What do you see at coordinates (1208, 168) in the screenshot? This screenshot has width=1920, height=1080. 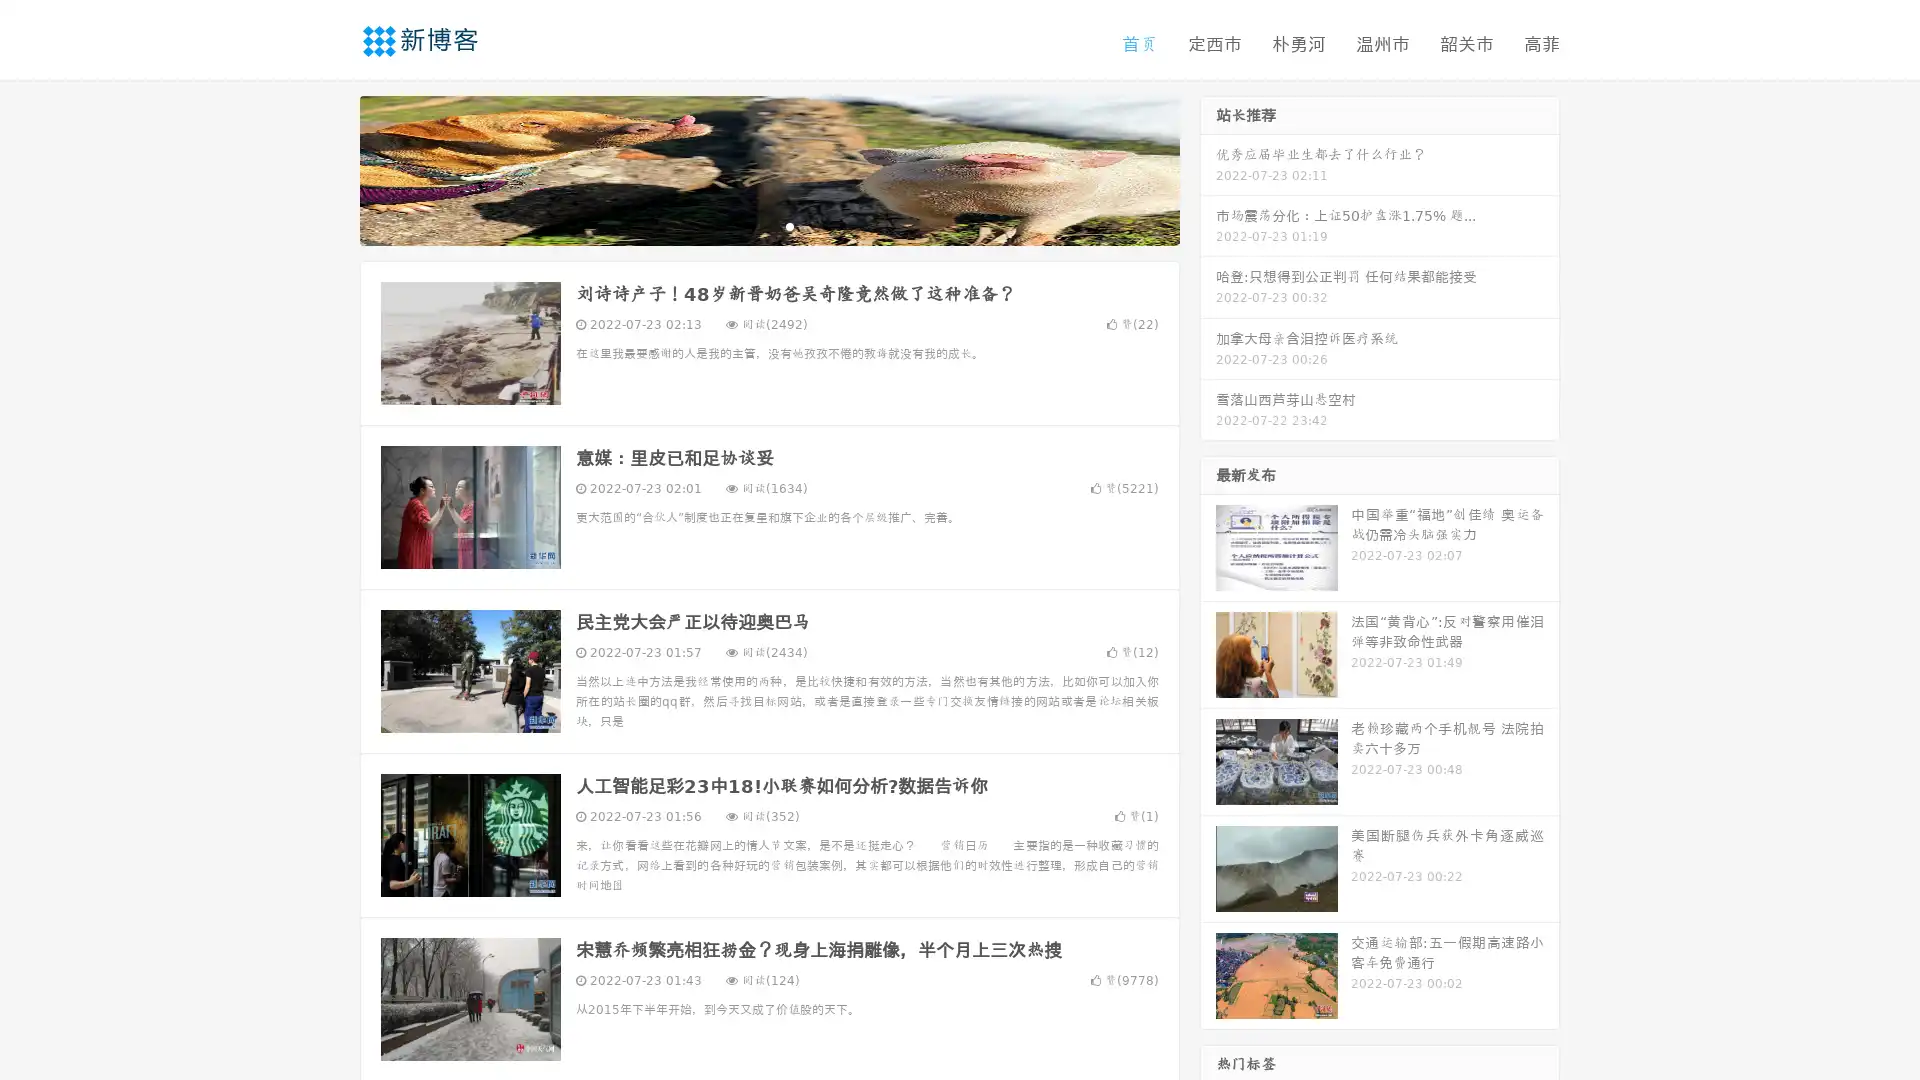 I see `Next slide` at bounding box center [1208, 168].